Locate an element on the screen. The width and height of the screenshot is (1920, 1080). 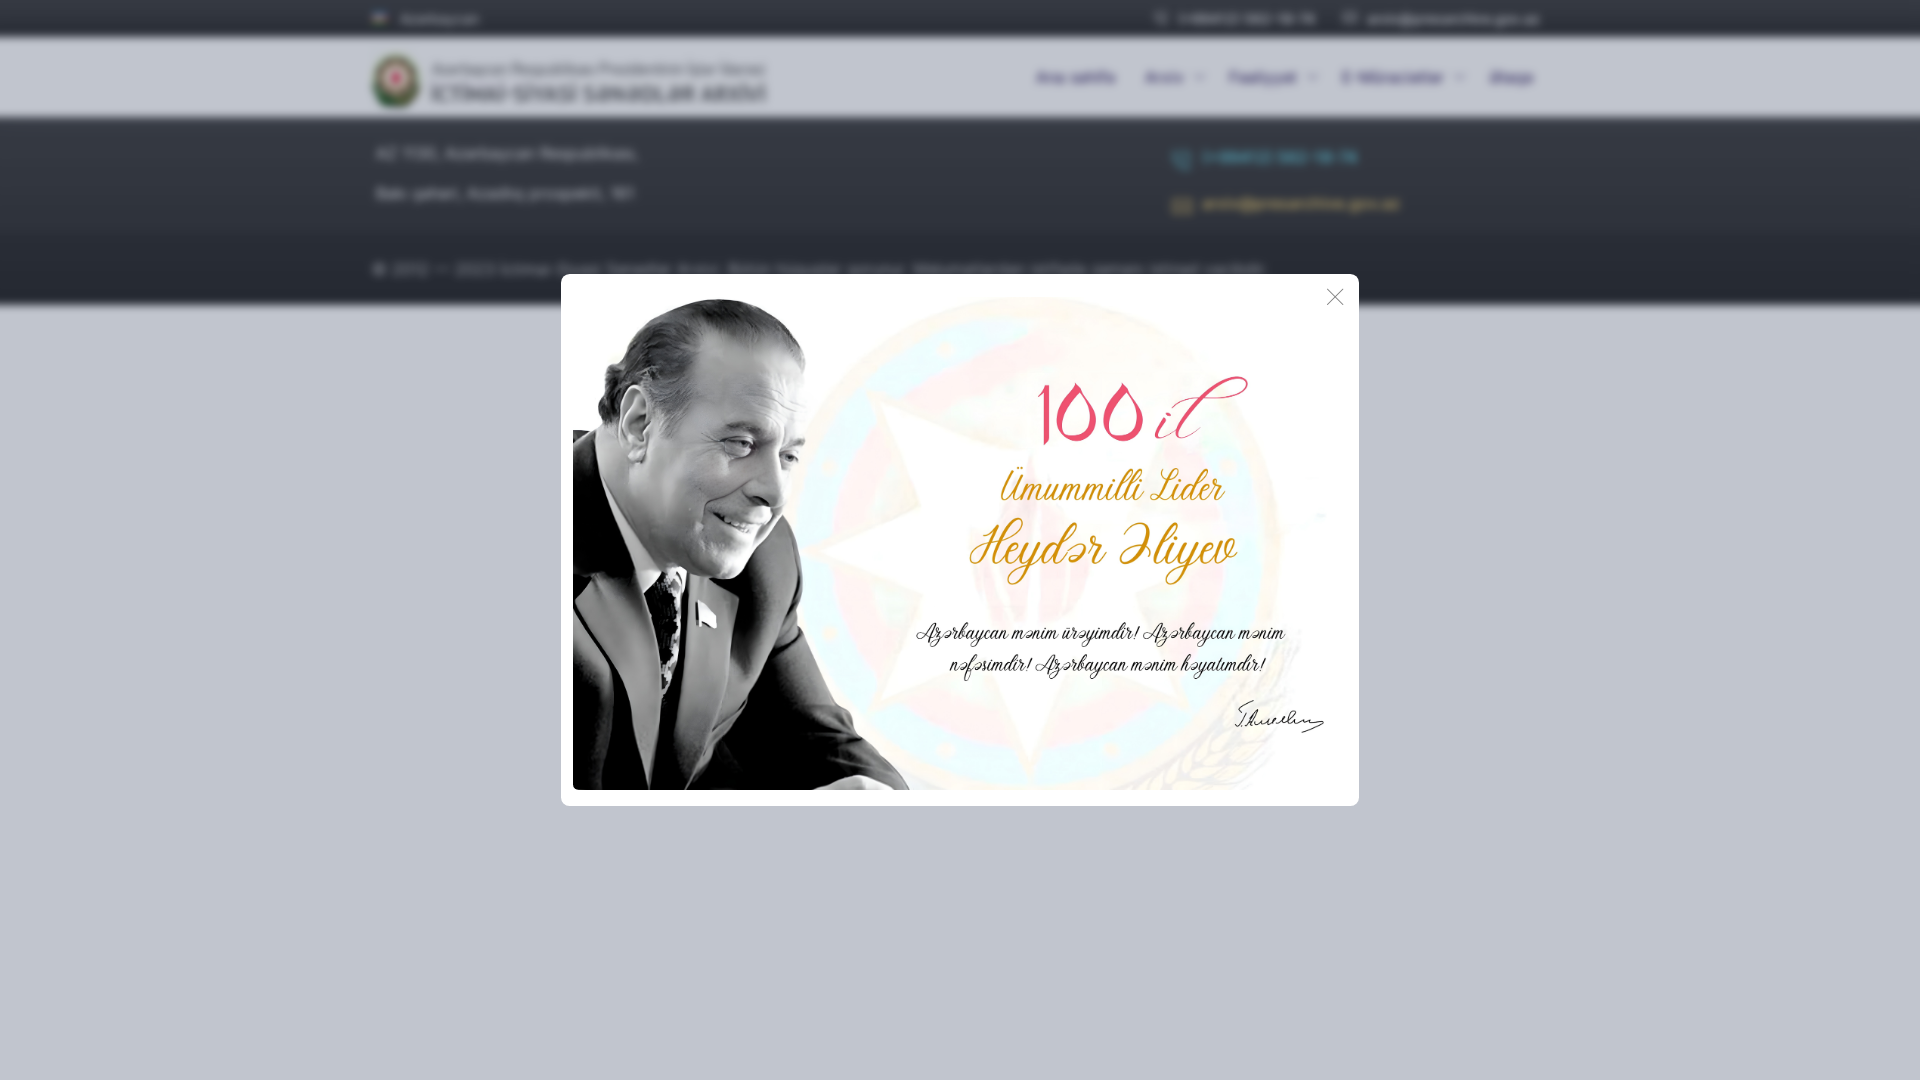
'(+99412) 562-18-74' is located at coordinates (1263, 163).